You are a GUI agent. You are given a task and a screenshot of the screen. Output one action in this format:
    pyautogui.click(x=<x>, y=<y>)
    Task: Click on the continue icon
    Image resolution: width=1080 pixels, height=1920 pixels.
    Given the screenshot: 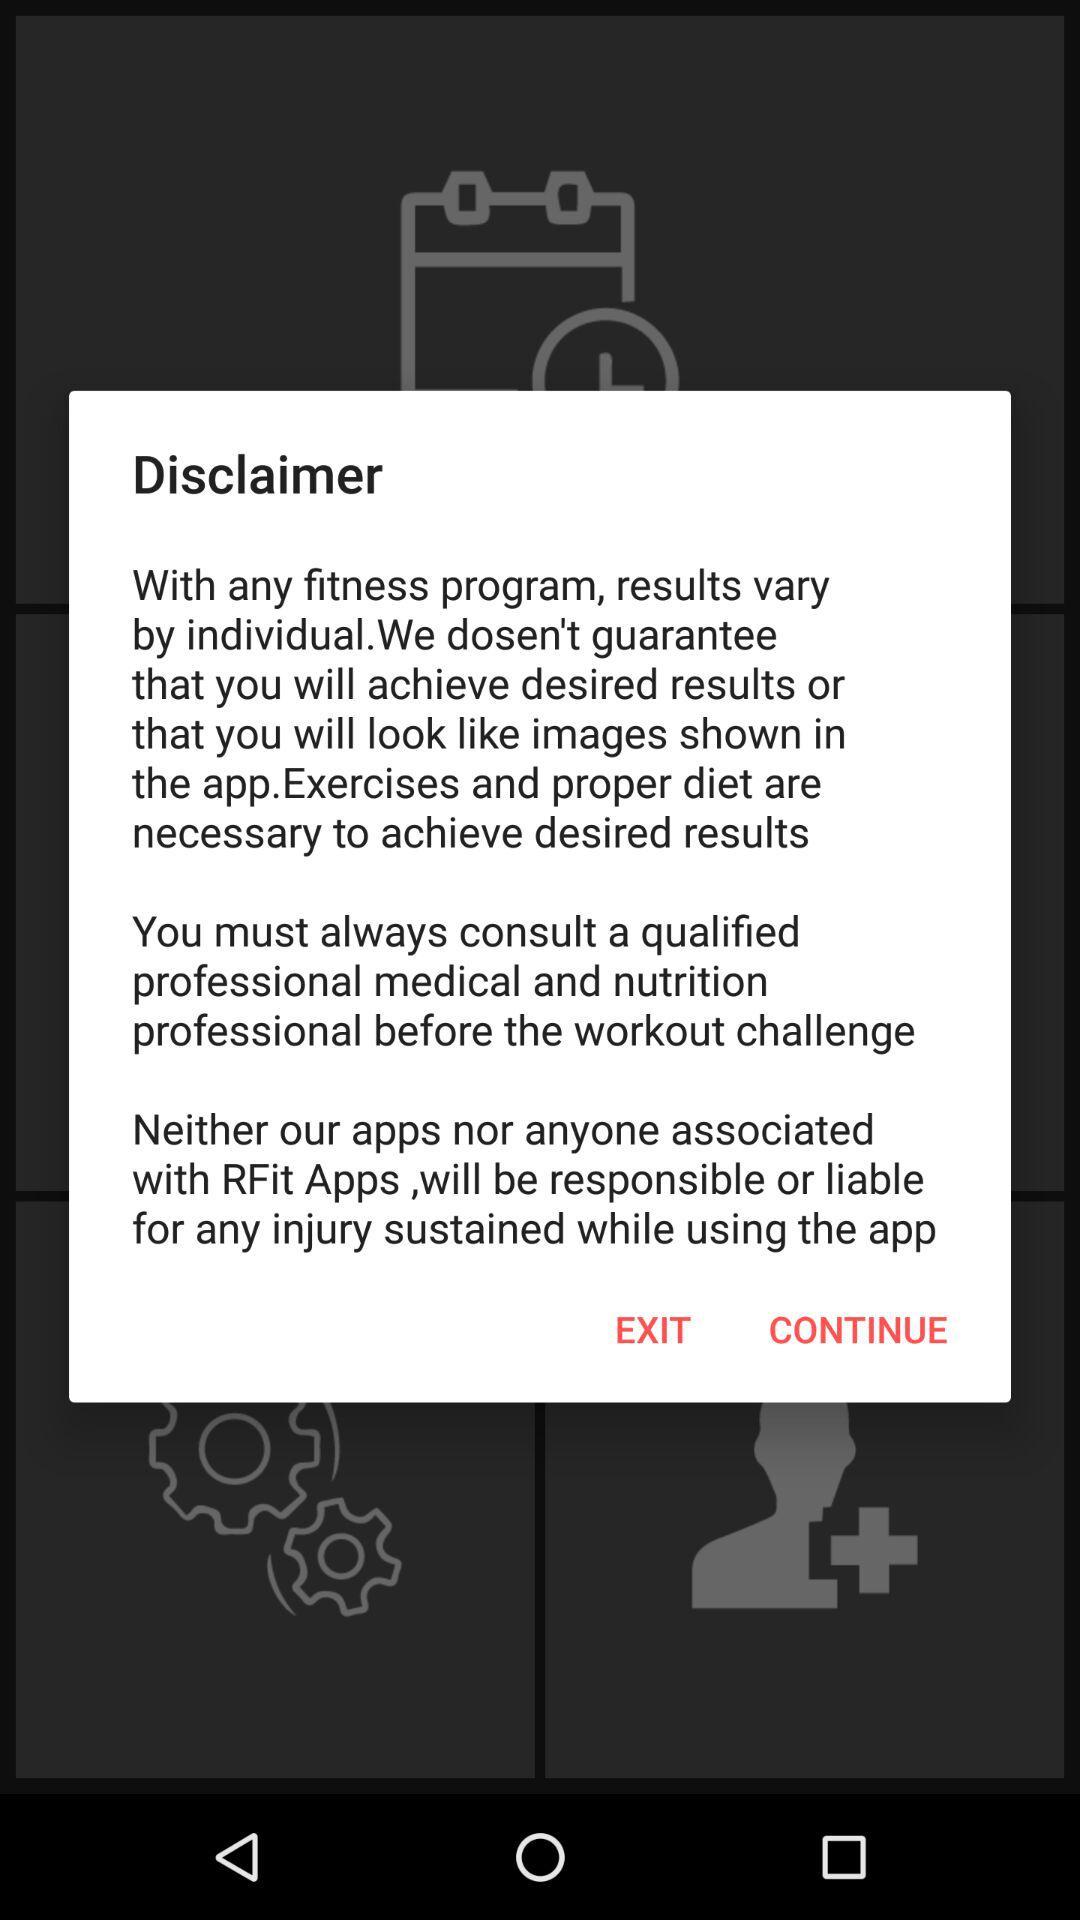 What is the action you would take?
    pyautogui.click(x=857, y=1329)
    